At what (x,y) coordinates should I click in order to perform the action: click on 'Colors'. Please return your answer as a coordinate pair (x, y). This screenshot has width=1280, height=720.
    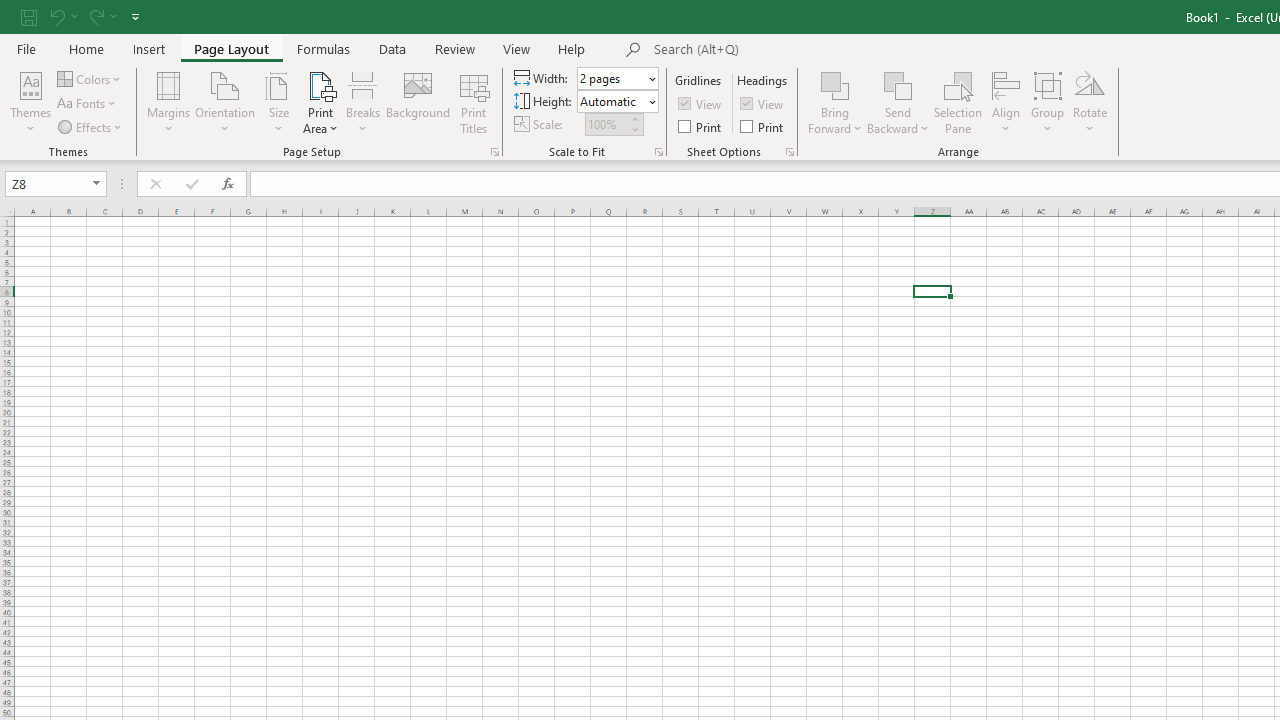
    Looking at the image, I should click on (89, 78).